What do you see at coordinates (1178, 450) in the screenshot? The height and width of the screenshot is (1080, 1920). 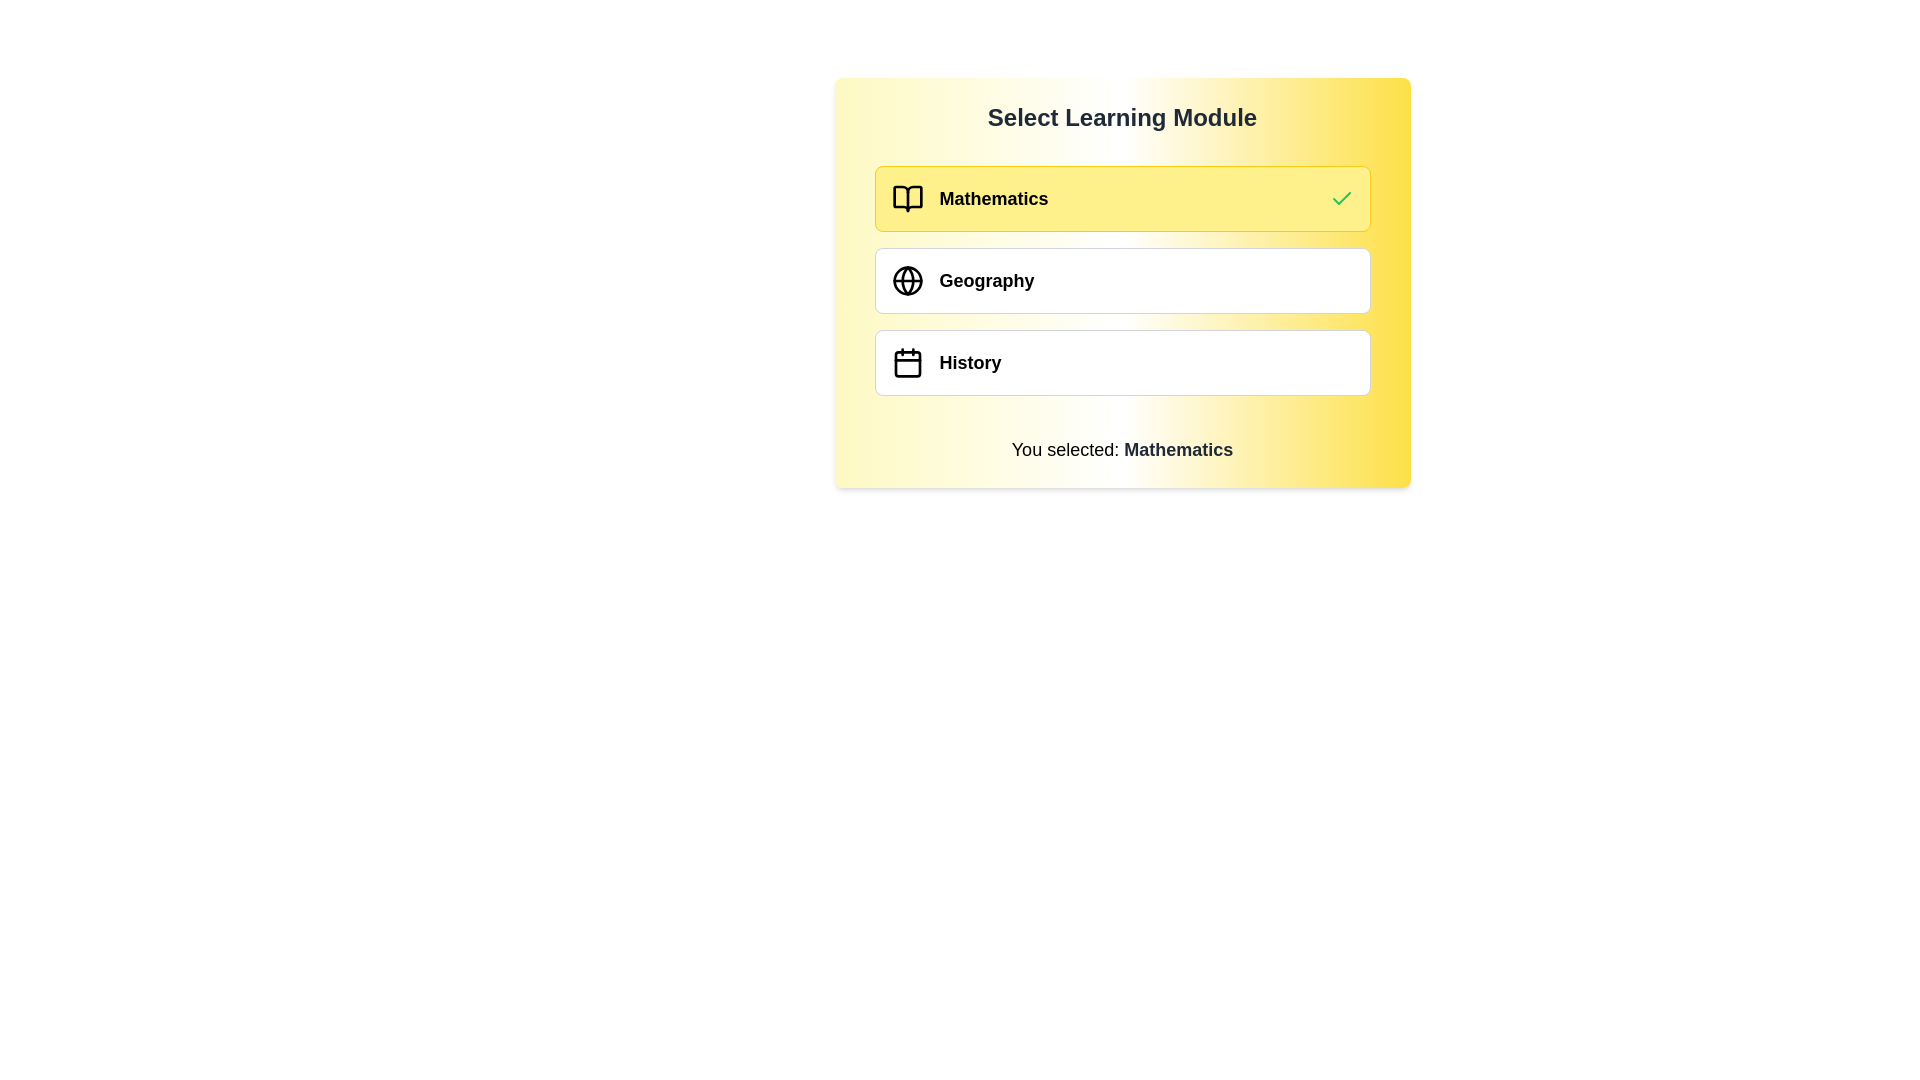 I see `the bold text element reading 'Mathematics' located at the end of the phrase 'You selected' in dark-gray font` at bounding box center [1178, 450].